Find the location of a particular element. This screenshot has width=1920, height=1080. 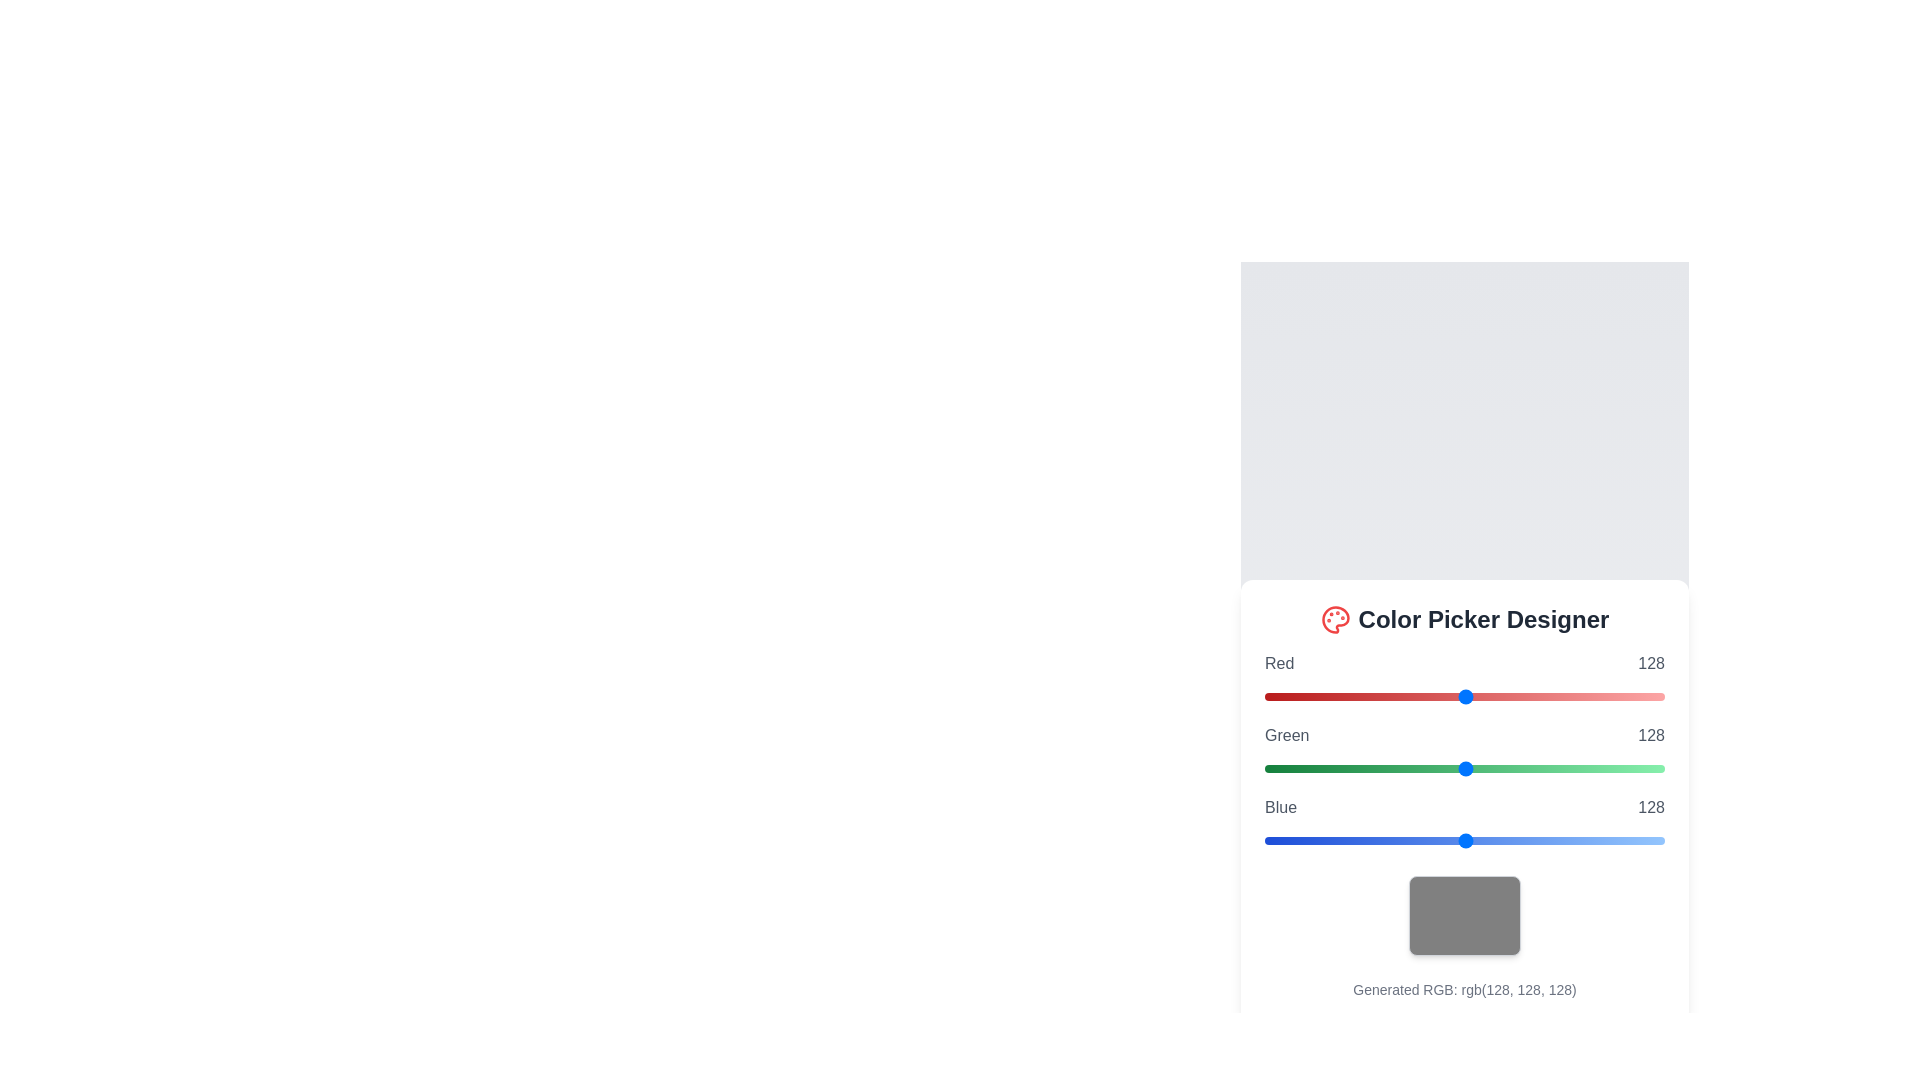

the blue slider to set its value to 112 is located at coordinates (1440, 840).